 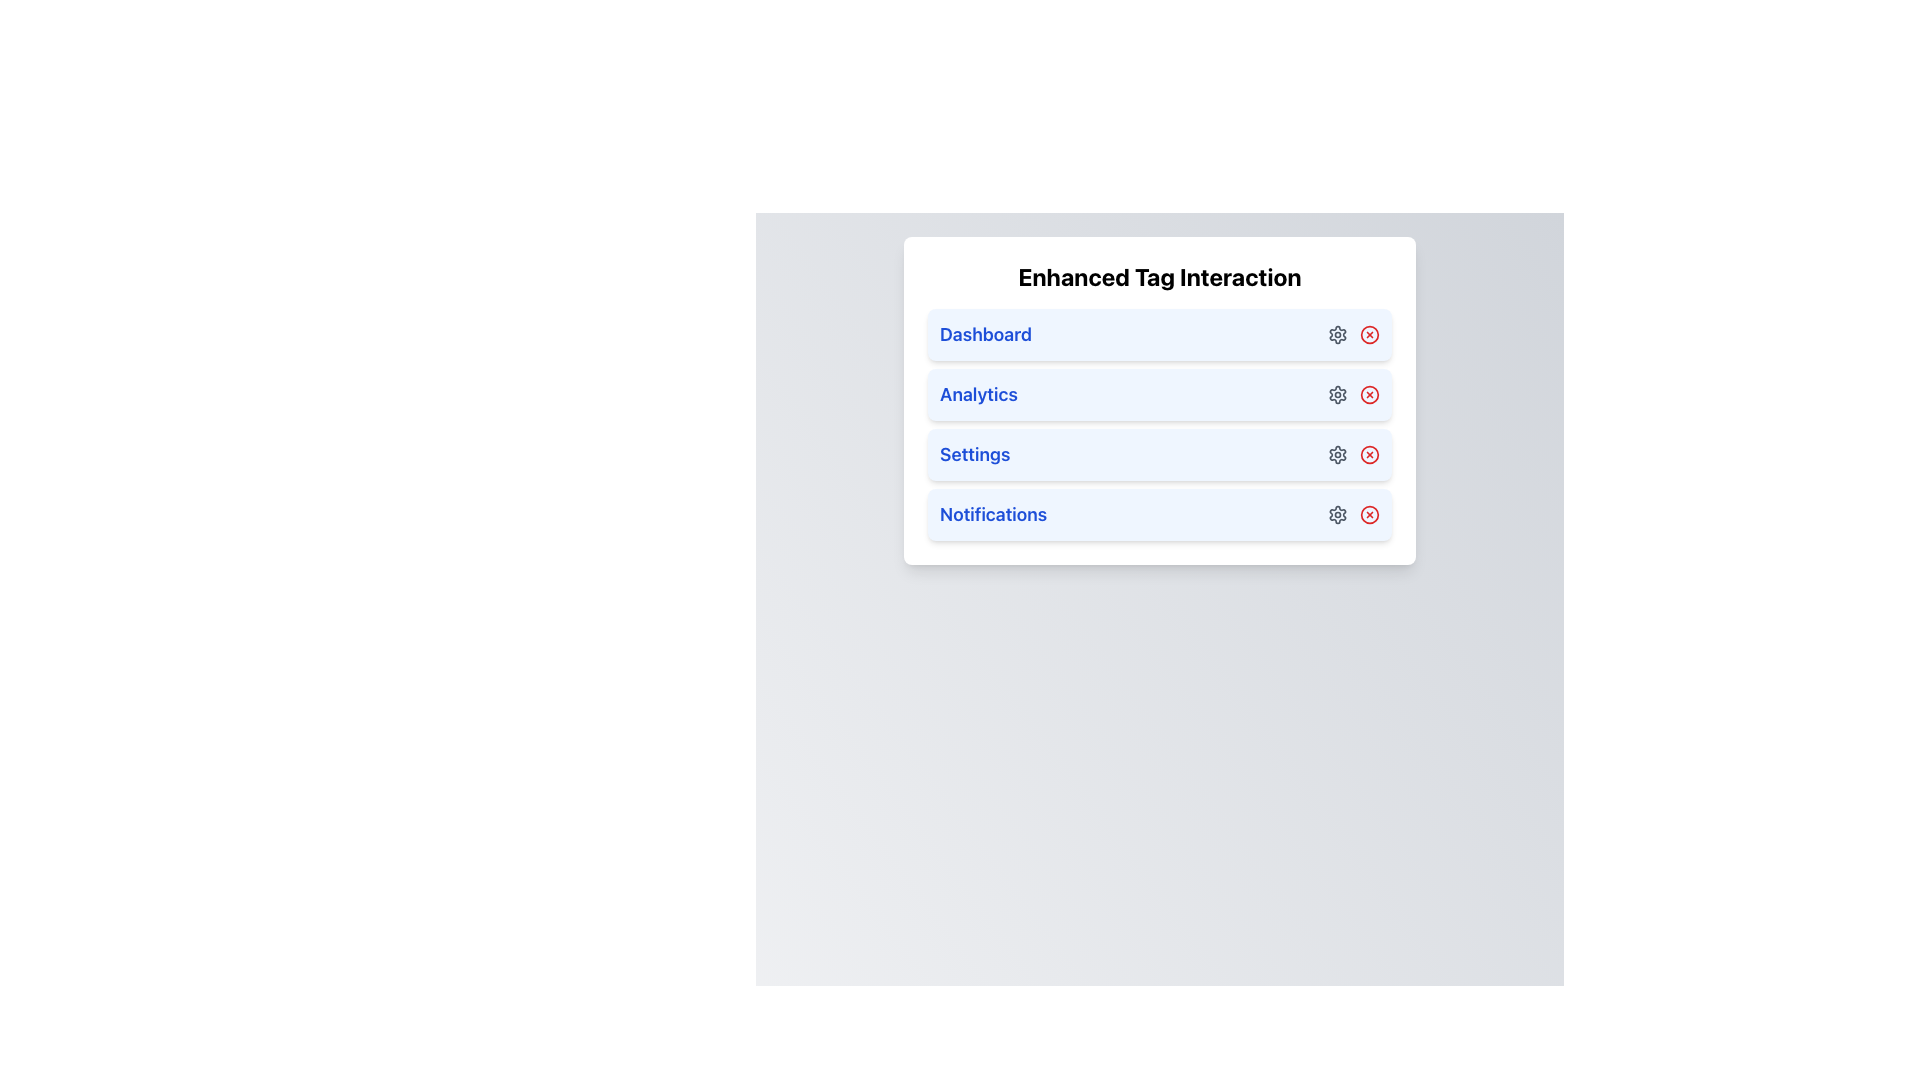 I want to click on the delete button represented by a circle with an embedded icon located on the far right-hand side of the 'Dashboard' row in the 'Enhanced Tag Interaction' card, so click(x=1368, y=334).